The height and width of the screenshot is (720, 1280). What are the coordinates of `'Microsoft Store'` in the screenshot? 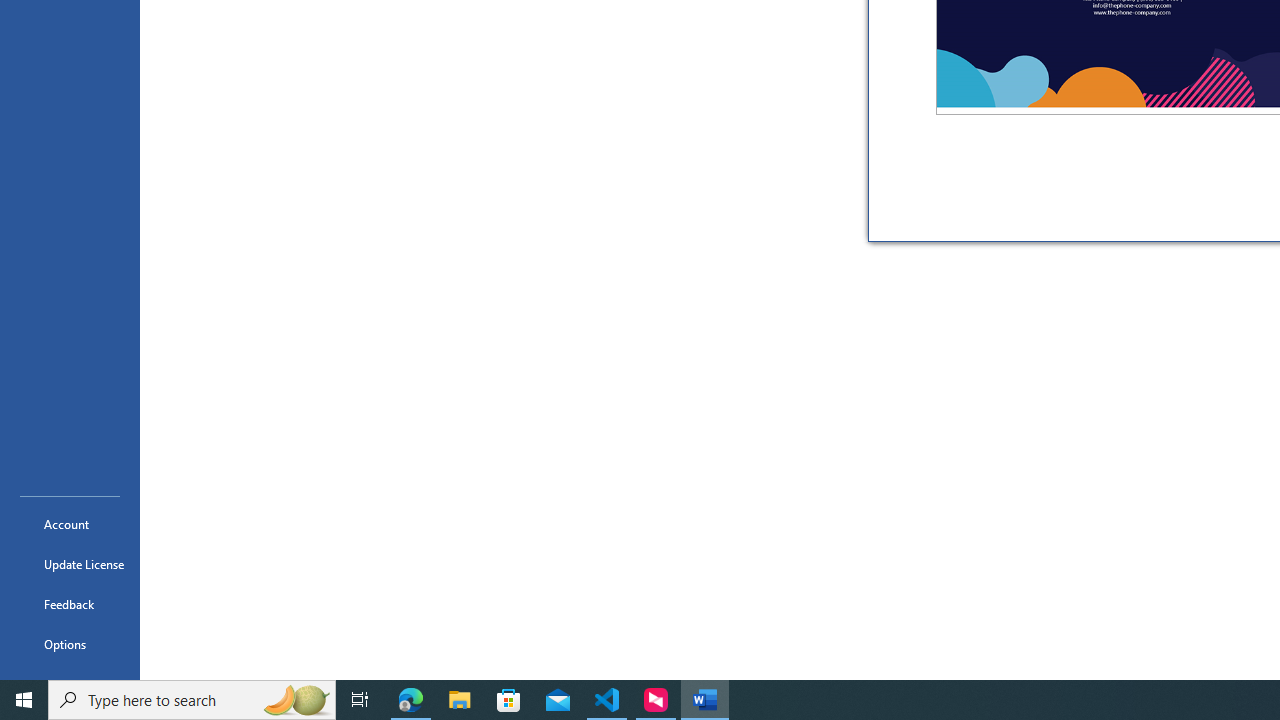 It's located at (509, 698).